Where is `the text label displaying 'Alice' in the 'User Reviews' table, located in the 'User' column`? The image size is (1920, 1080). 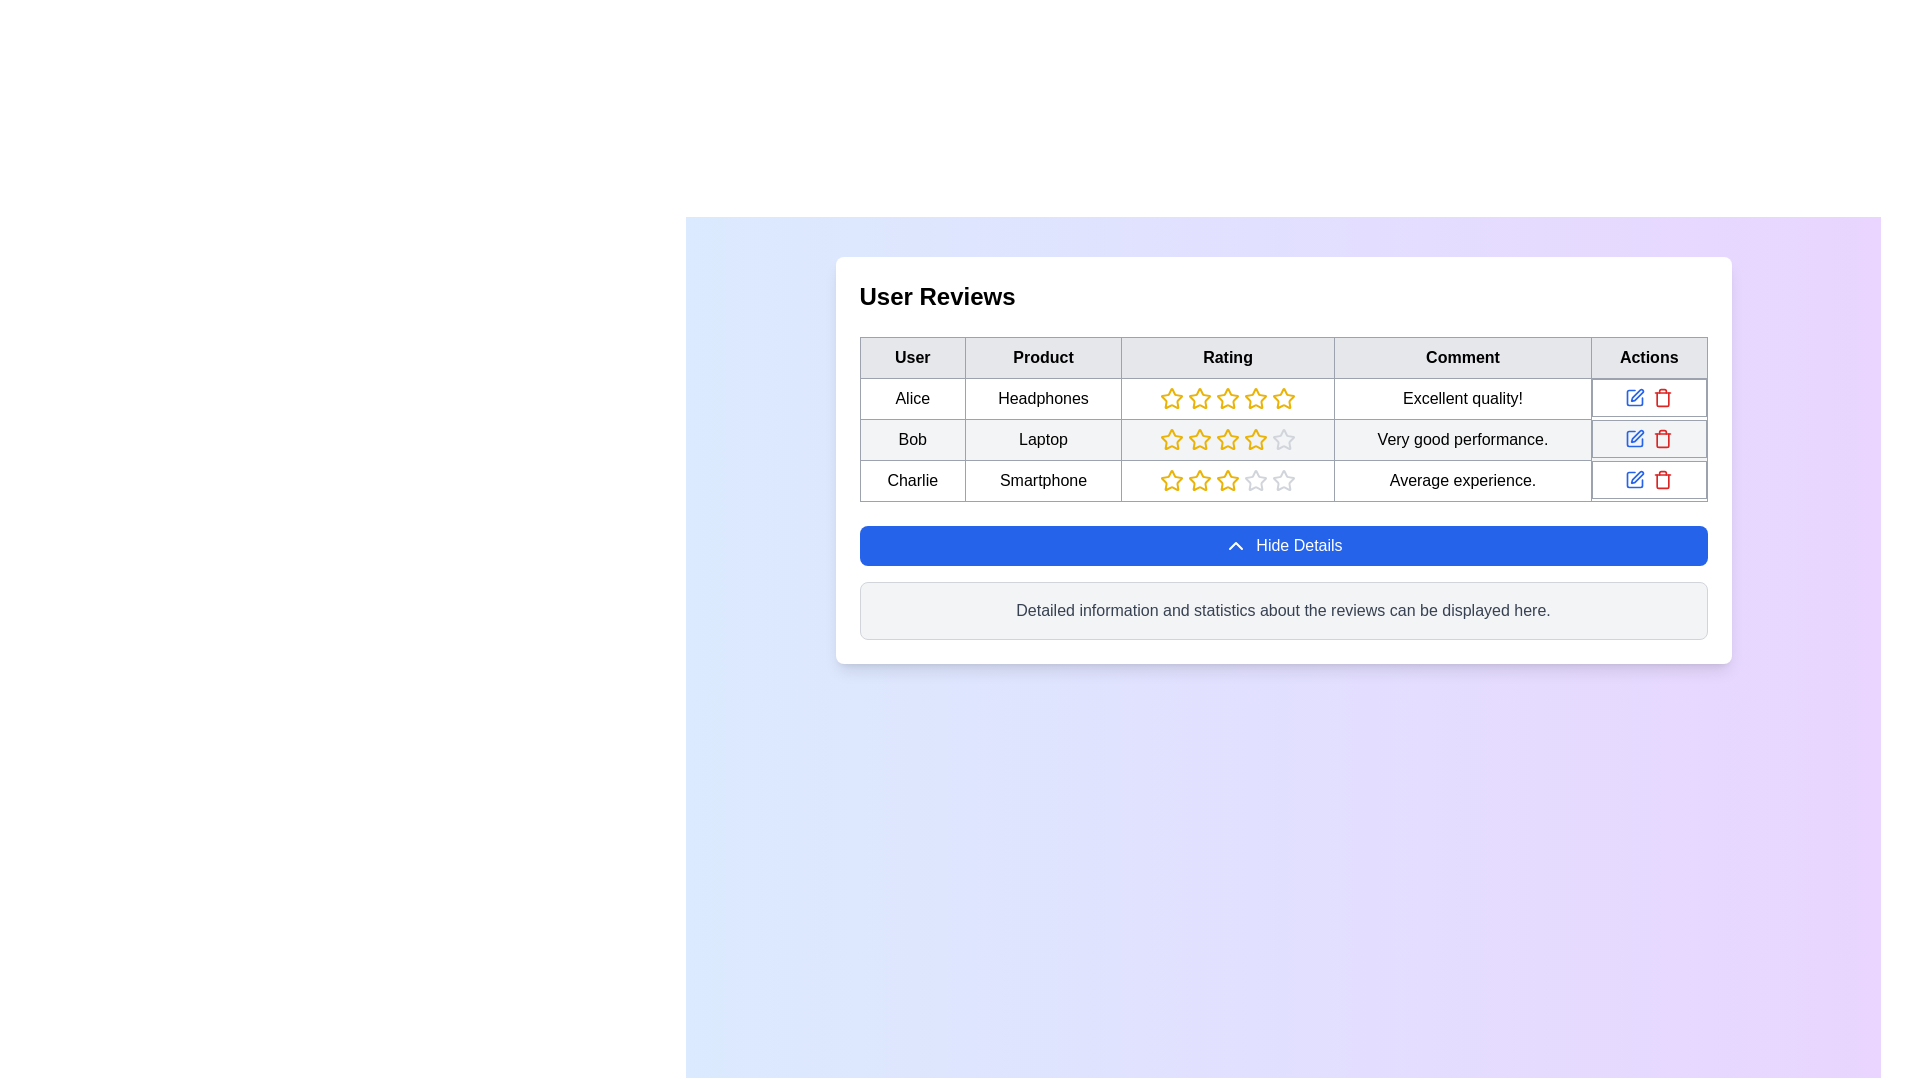
the text label displaying 'Alice' in the 'User Reviews' table, located in the 'User' column is located at coordinates (911, 398).